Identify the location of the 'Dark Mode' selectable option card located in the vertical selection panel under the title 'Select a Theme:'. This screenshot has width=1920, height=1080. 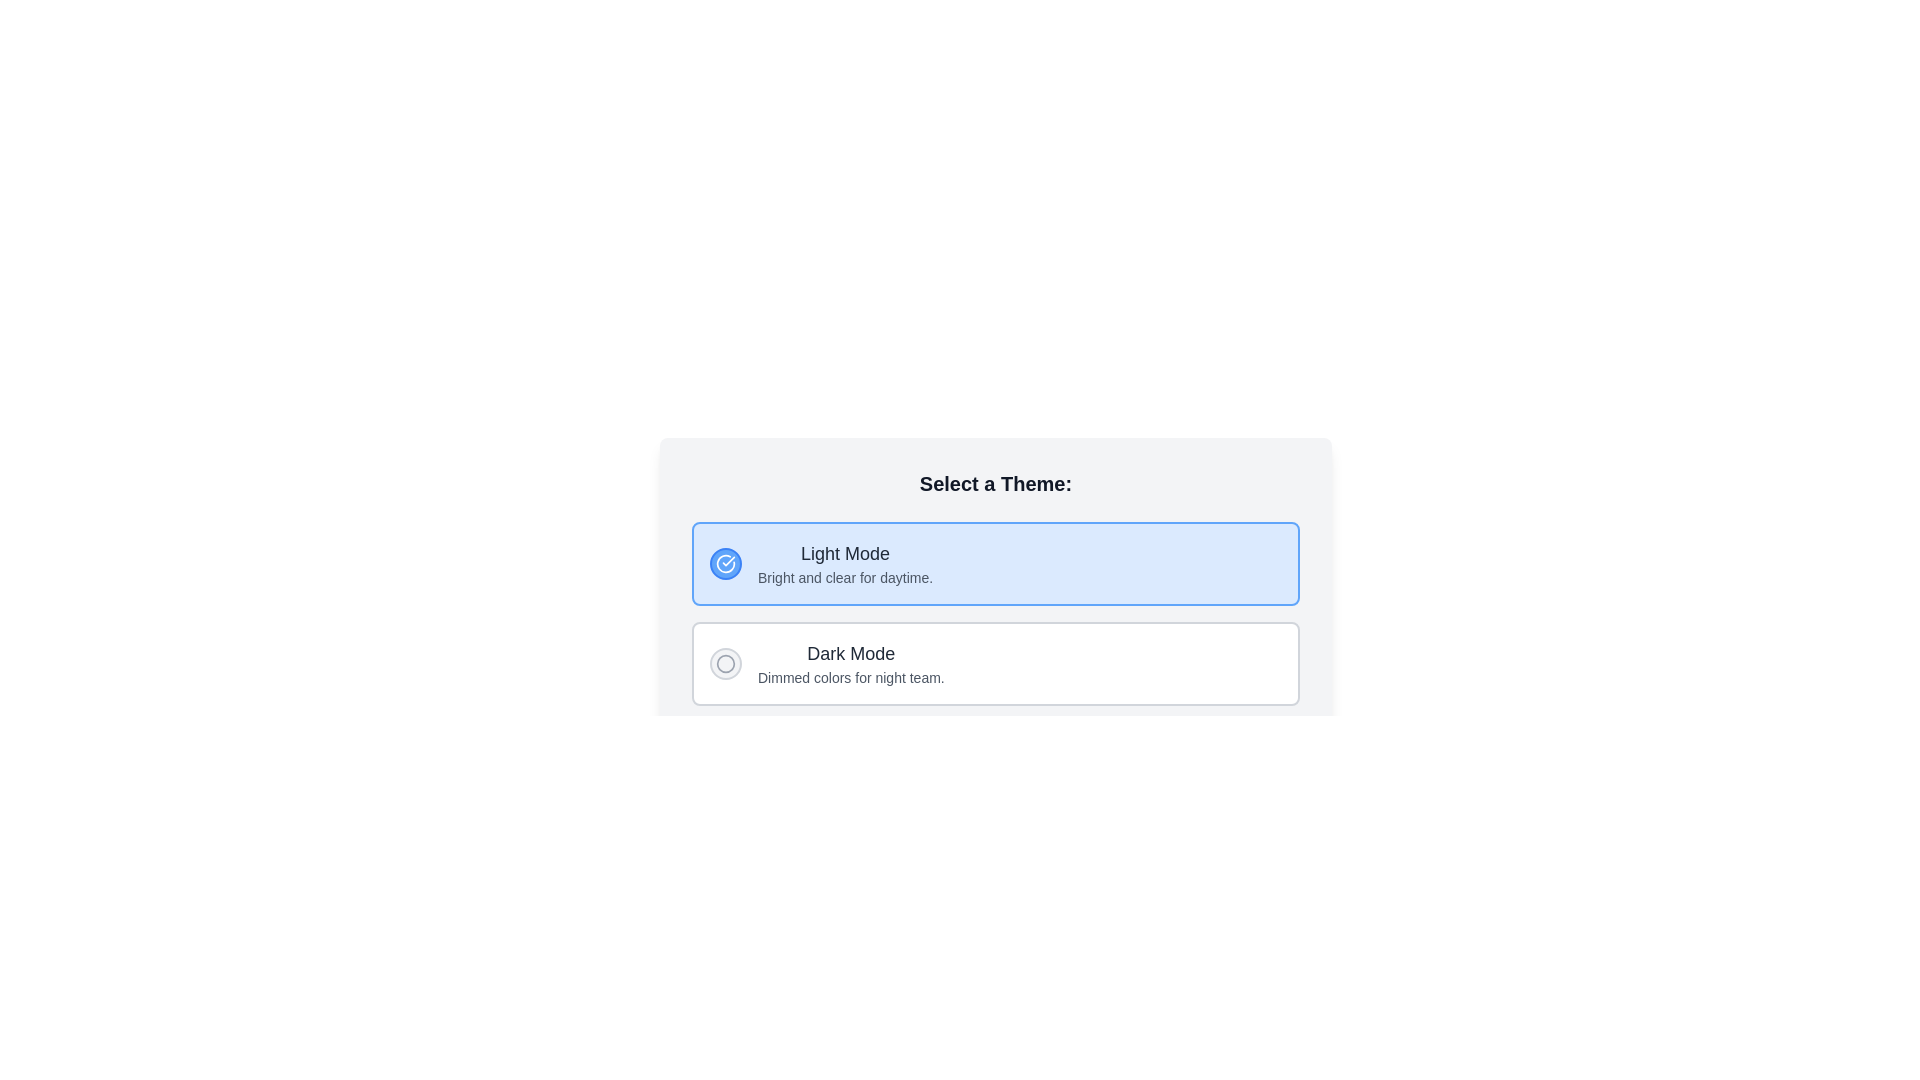
(996, 663).